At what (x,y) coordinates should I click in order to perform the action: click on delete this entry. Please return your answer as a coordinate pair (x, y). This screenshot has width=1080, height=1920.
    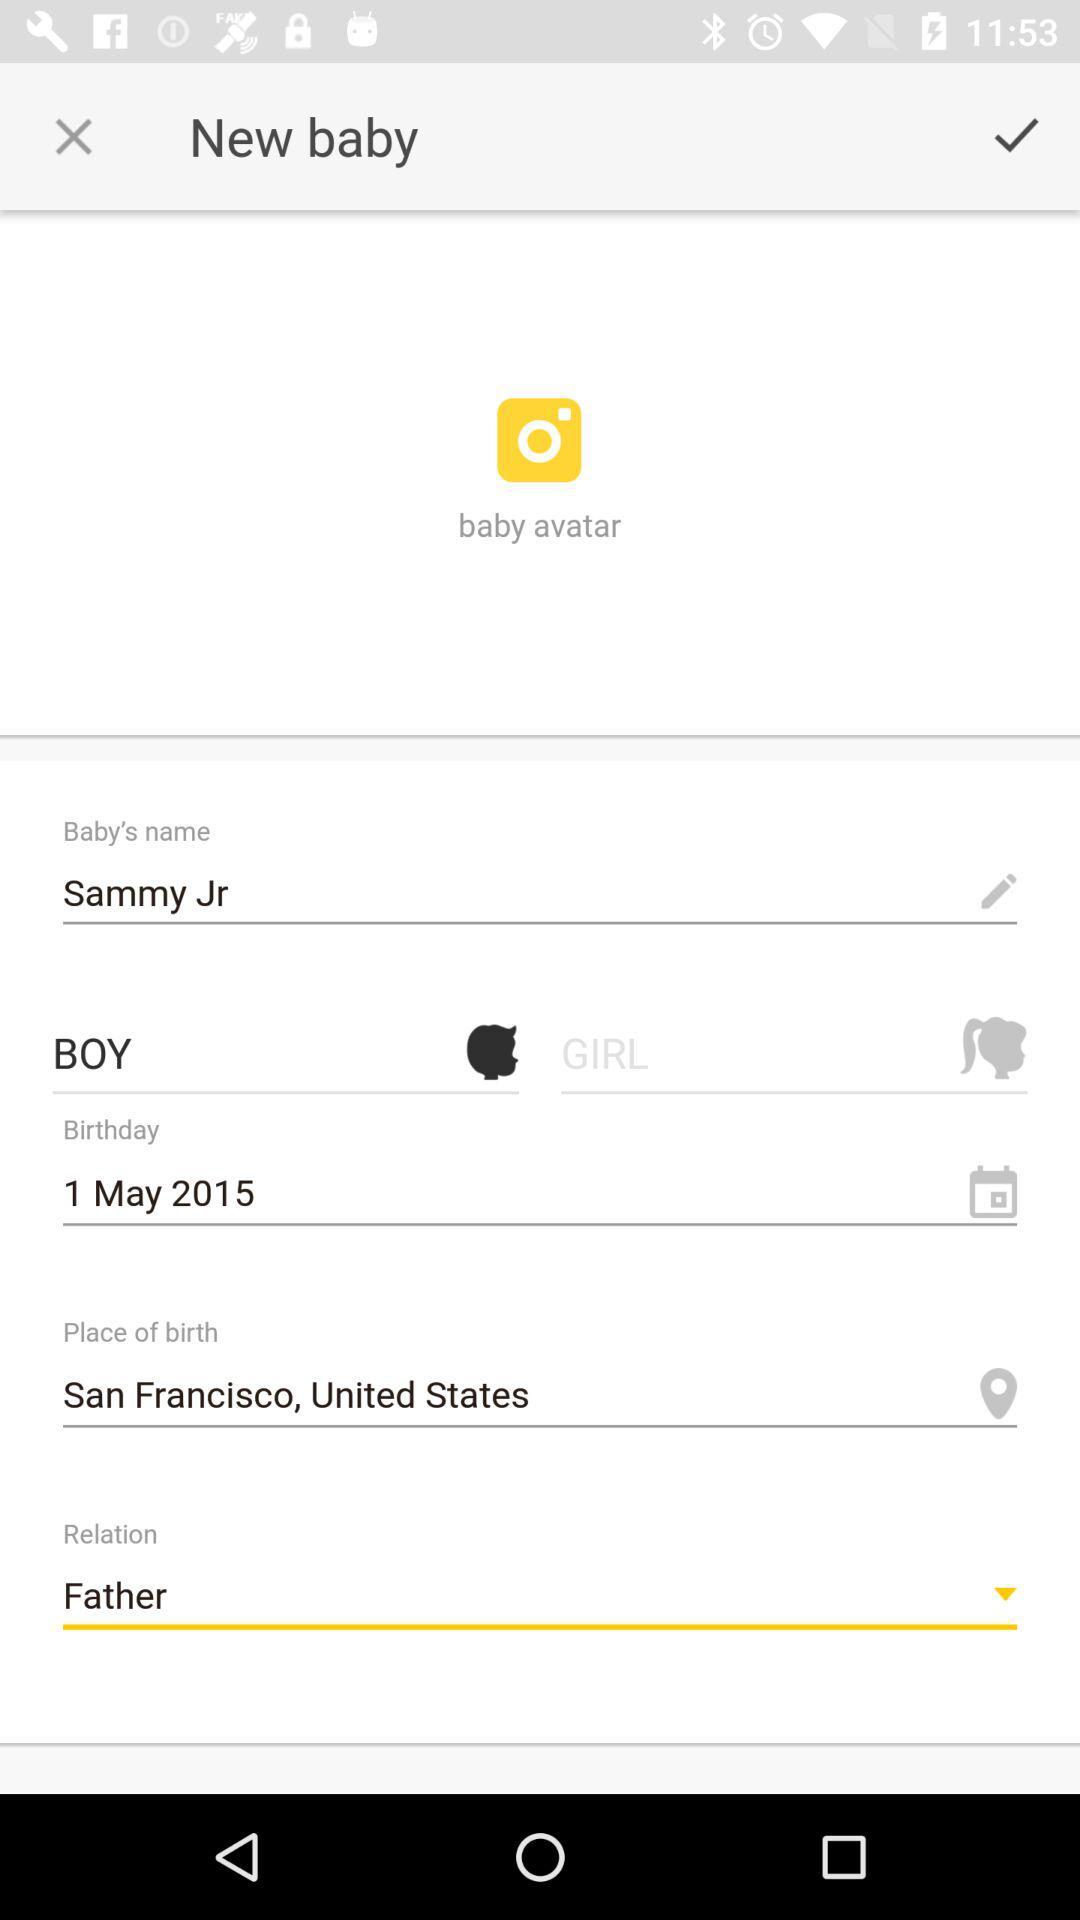
    Looking at the image, I should click on (72, 135).